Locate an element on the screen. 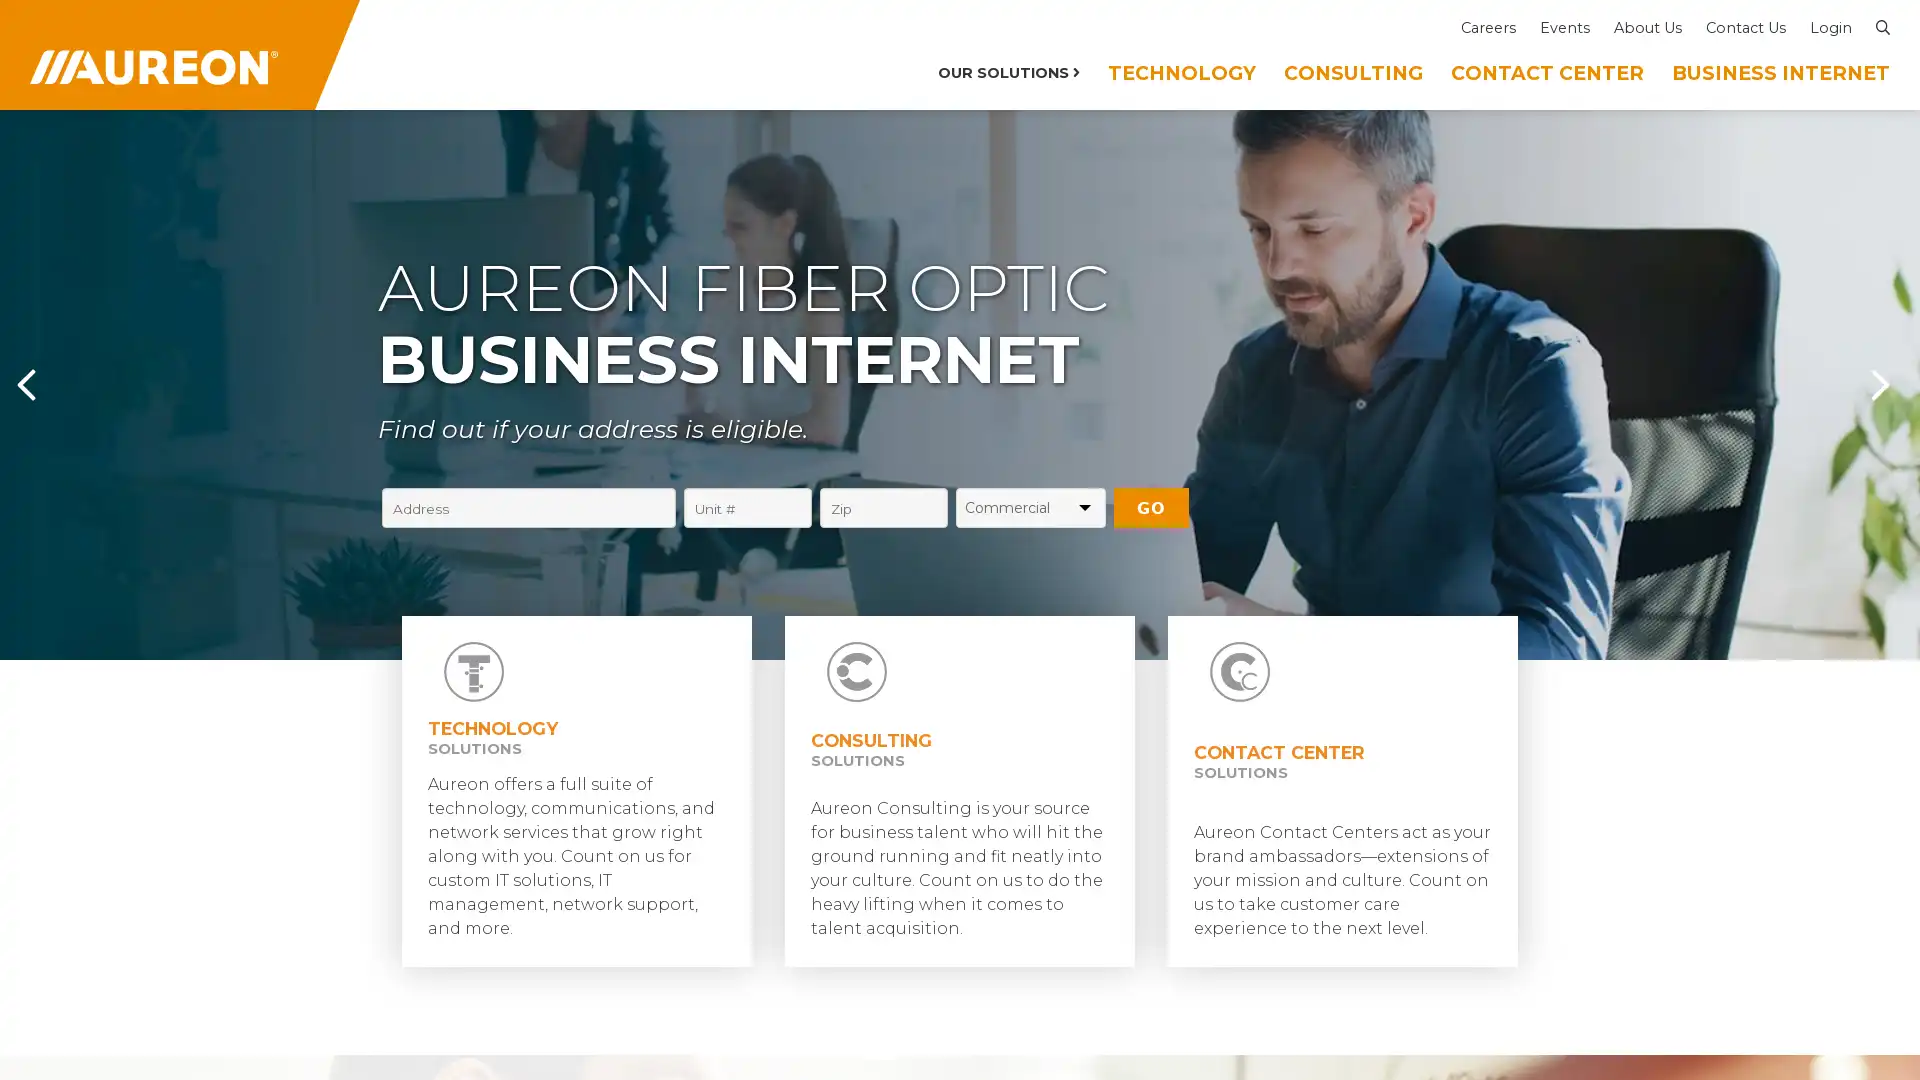  Next is located at coordinates (1885, 385).